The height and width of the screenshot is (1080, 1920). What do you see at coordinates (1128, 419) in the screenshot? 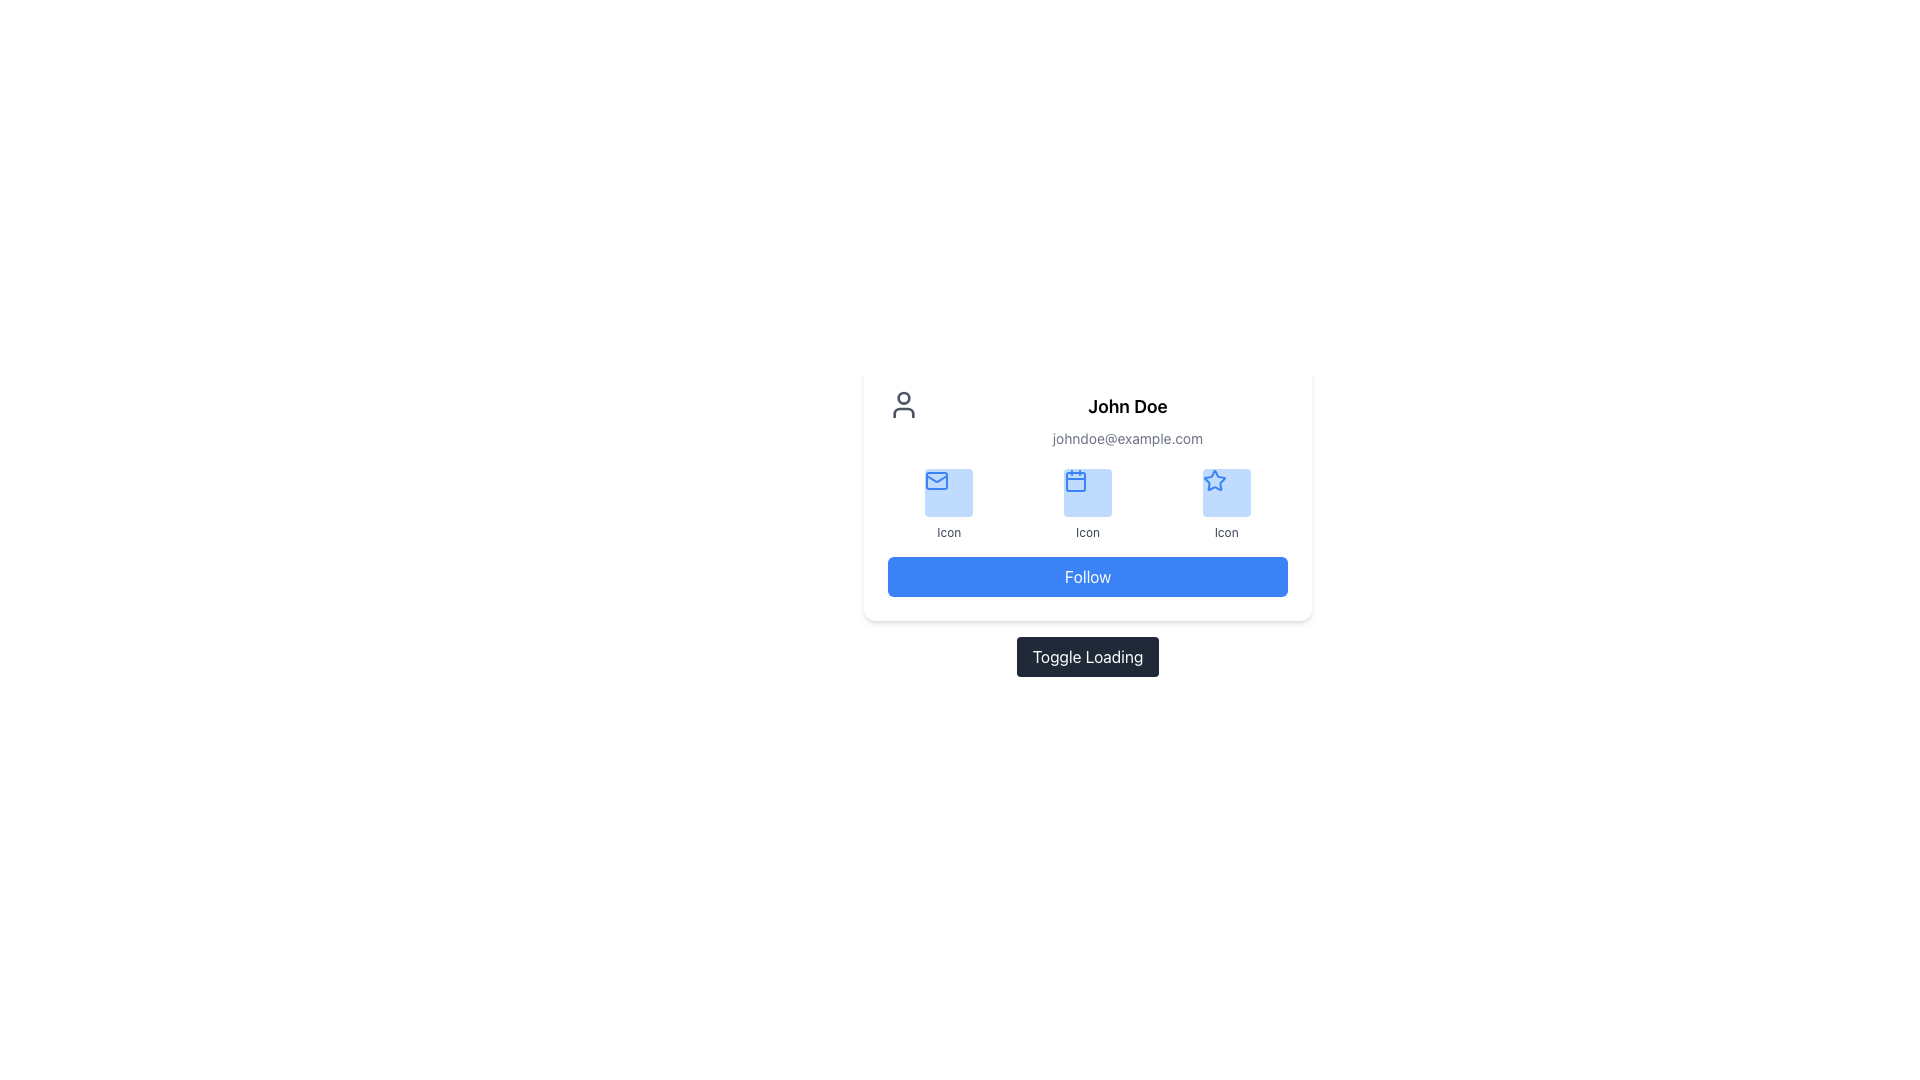
I see `the Text block displaying the user's name 'John Doe' and email 'johndoe@example.com', located in the user profile layout` at bounding box center [1128, 419].